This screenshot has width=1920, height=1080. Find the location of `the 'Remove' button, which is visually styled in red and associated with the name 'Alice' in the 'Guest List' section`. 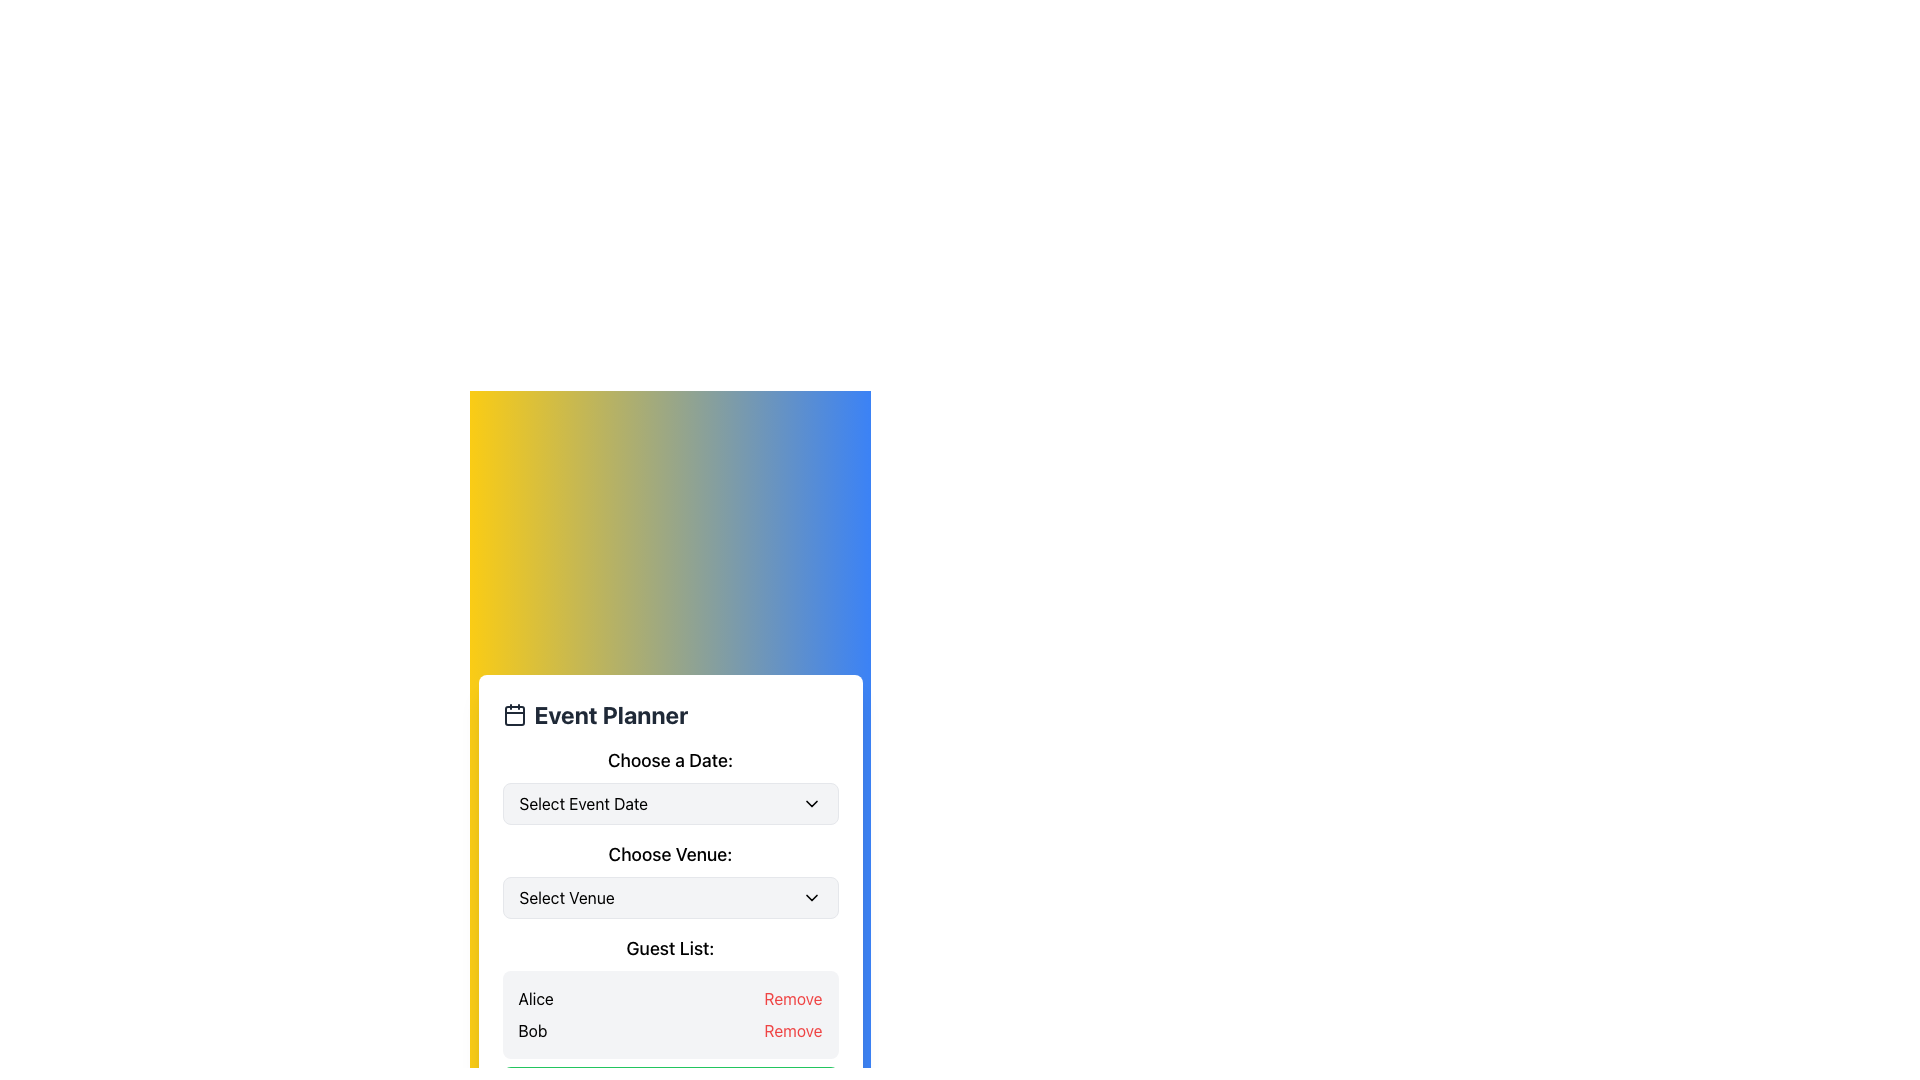

the 'Remove' button, which is visually styled in red and associated with the name 'Alice' in the 'Guest List' section is located at coordinates (792, 999).